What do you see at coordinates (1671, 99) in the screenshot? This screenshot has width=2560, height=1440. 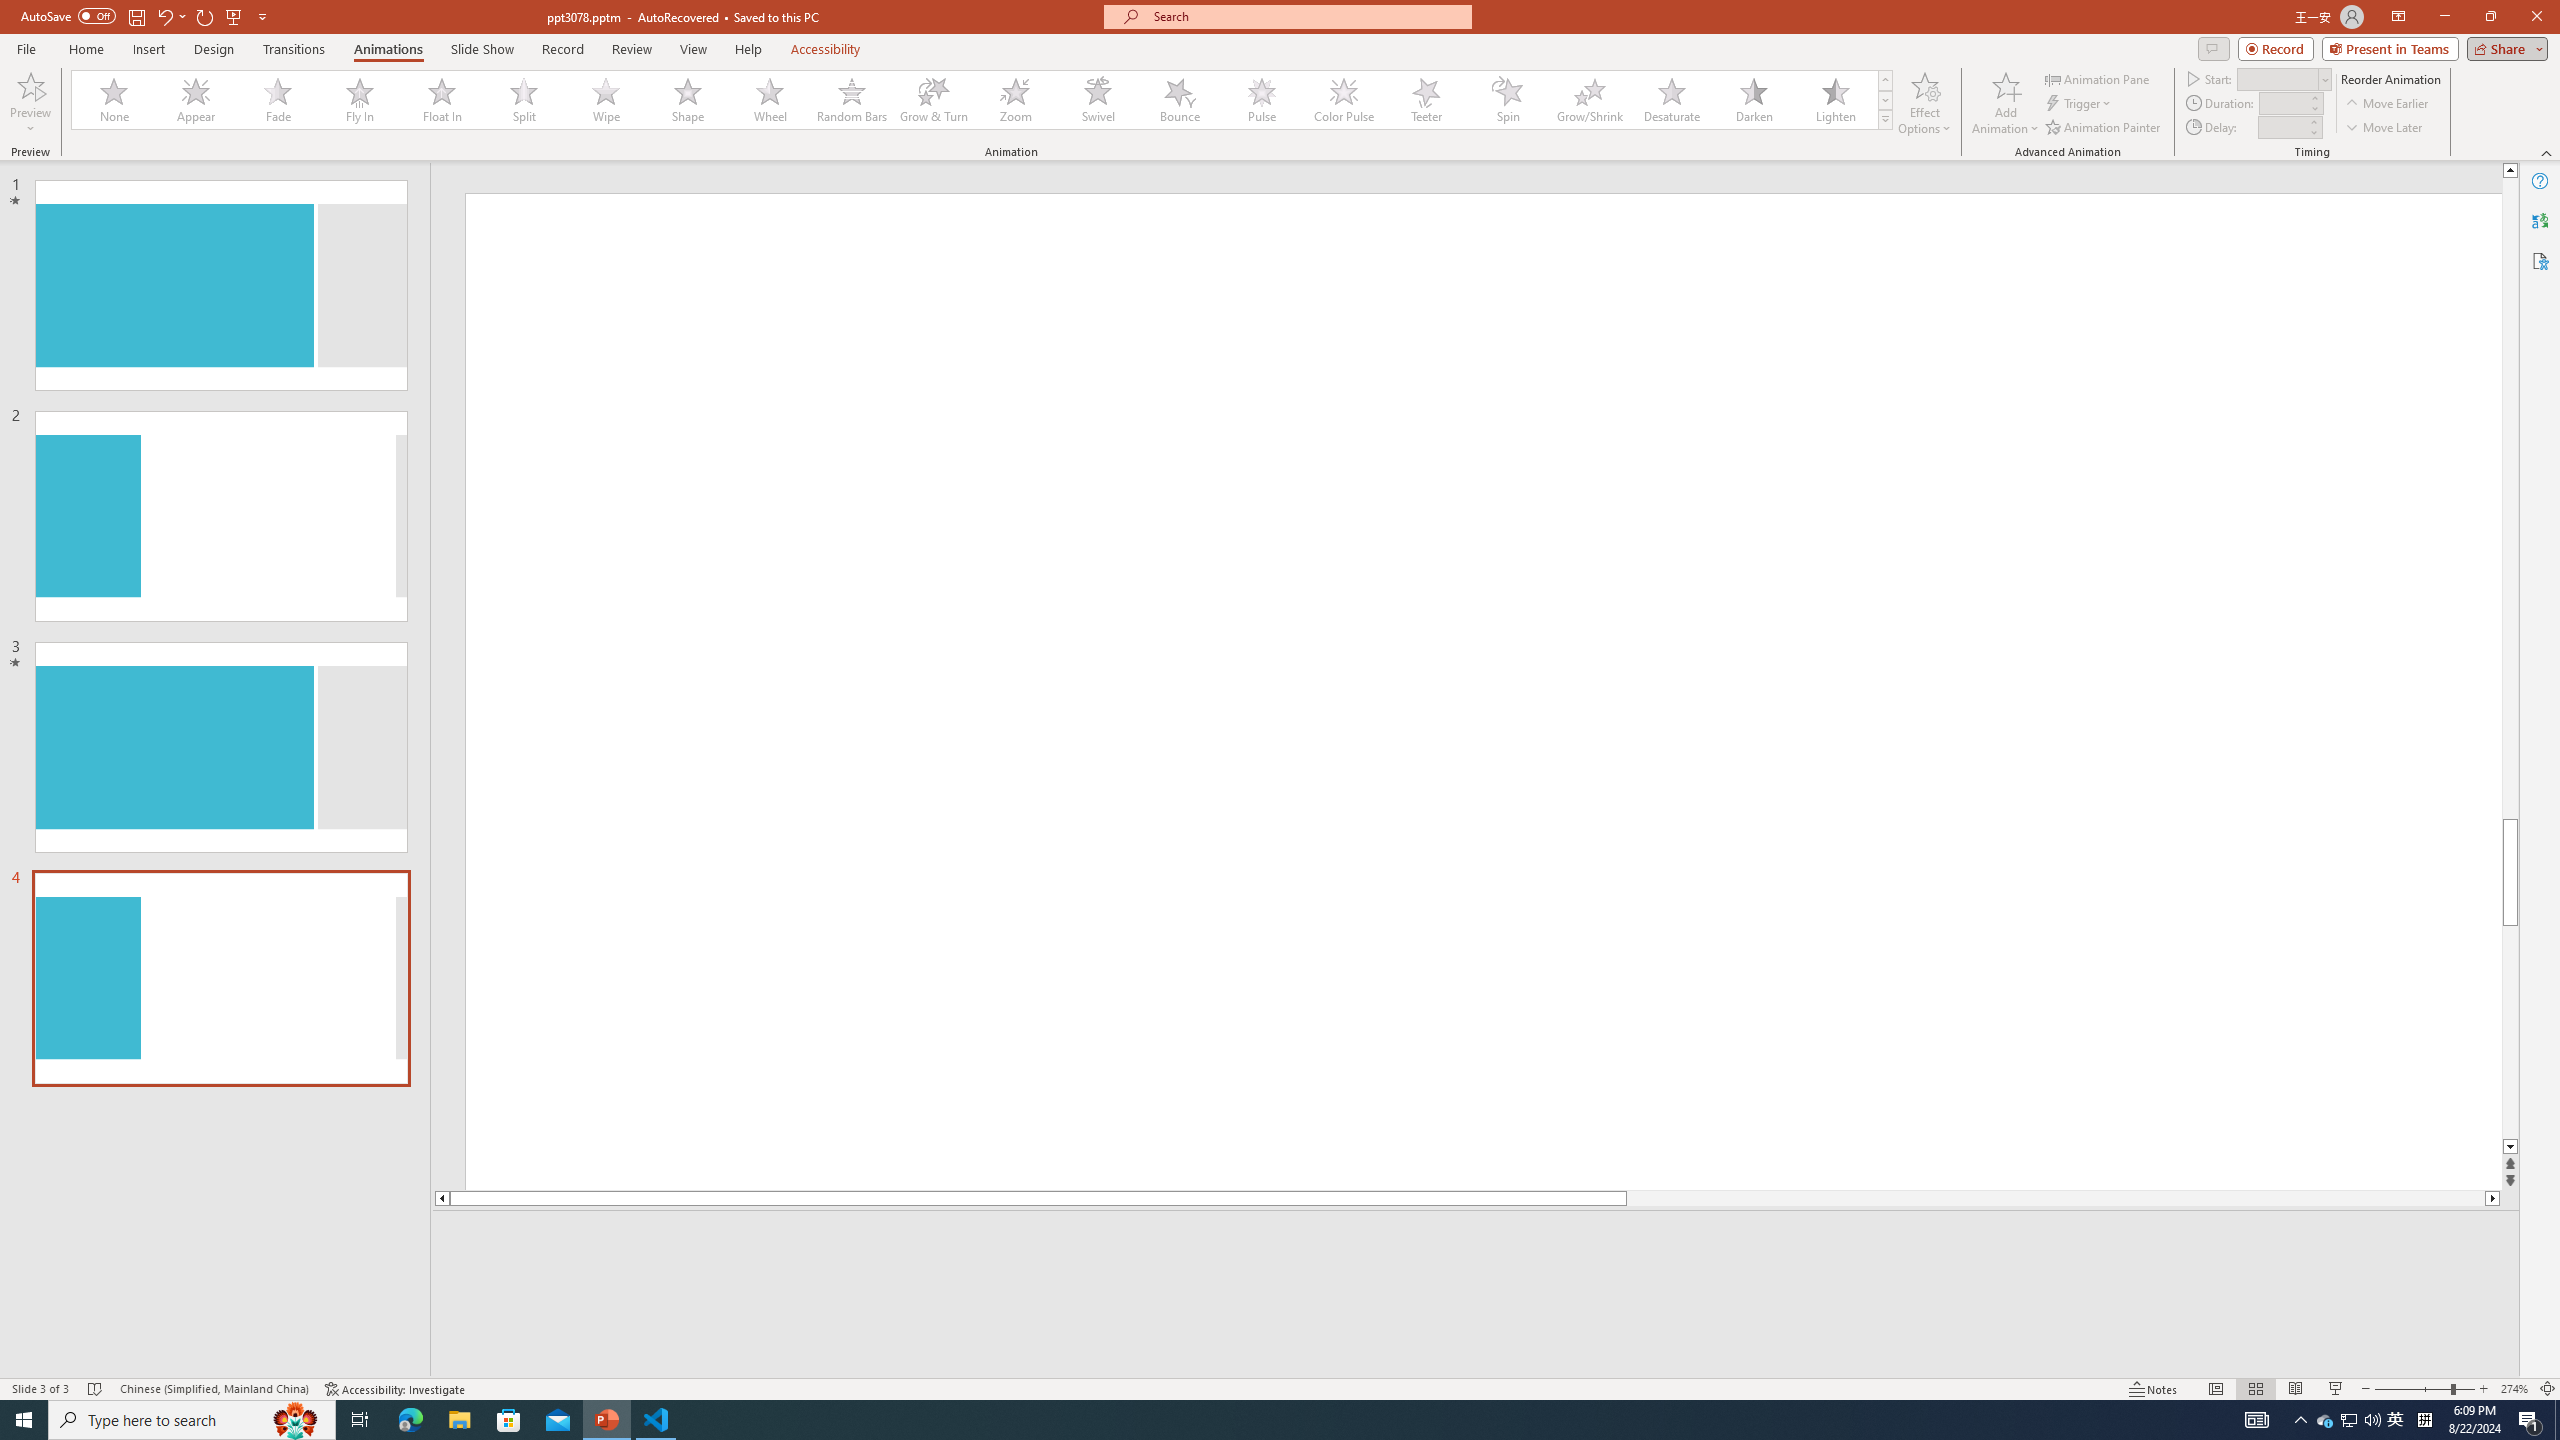 I see `'Desaturate'` at bounding box center [1671, 99].